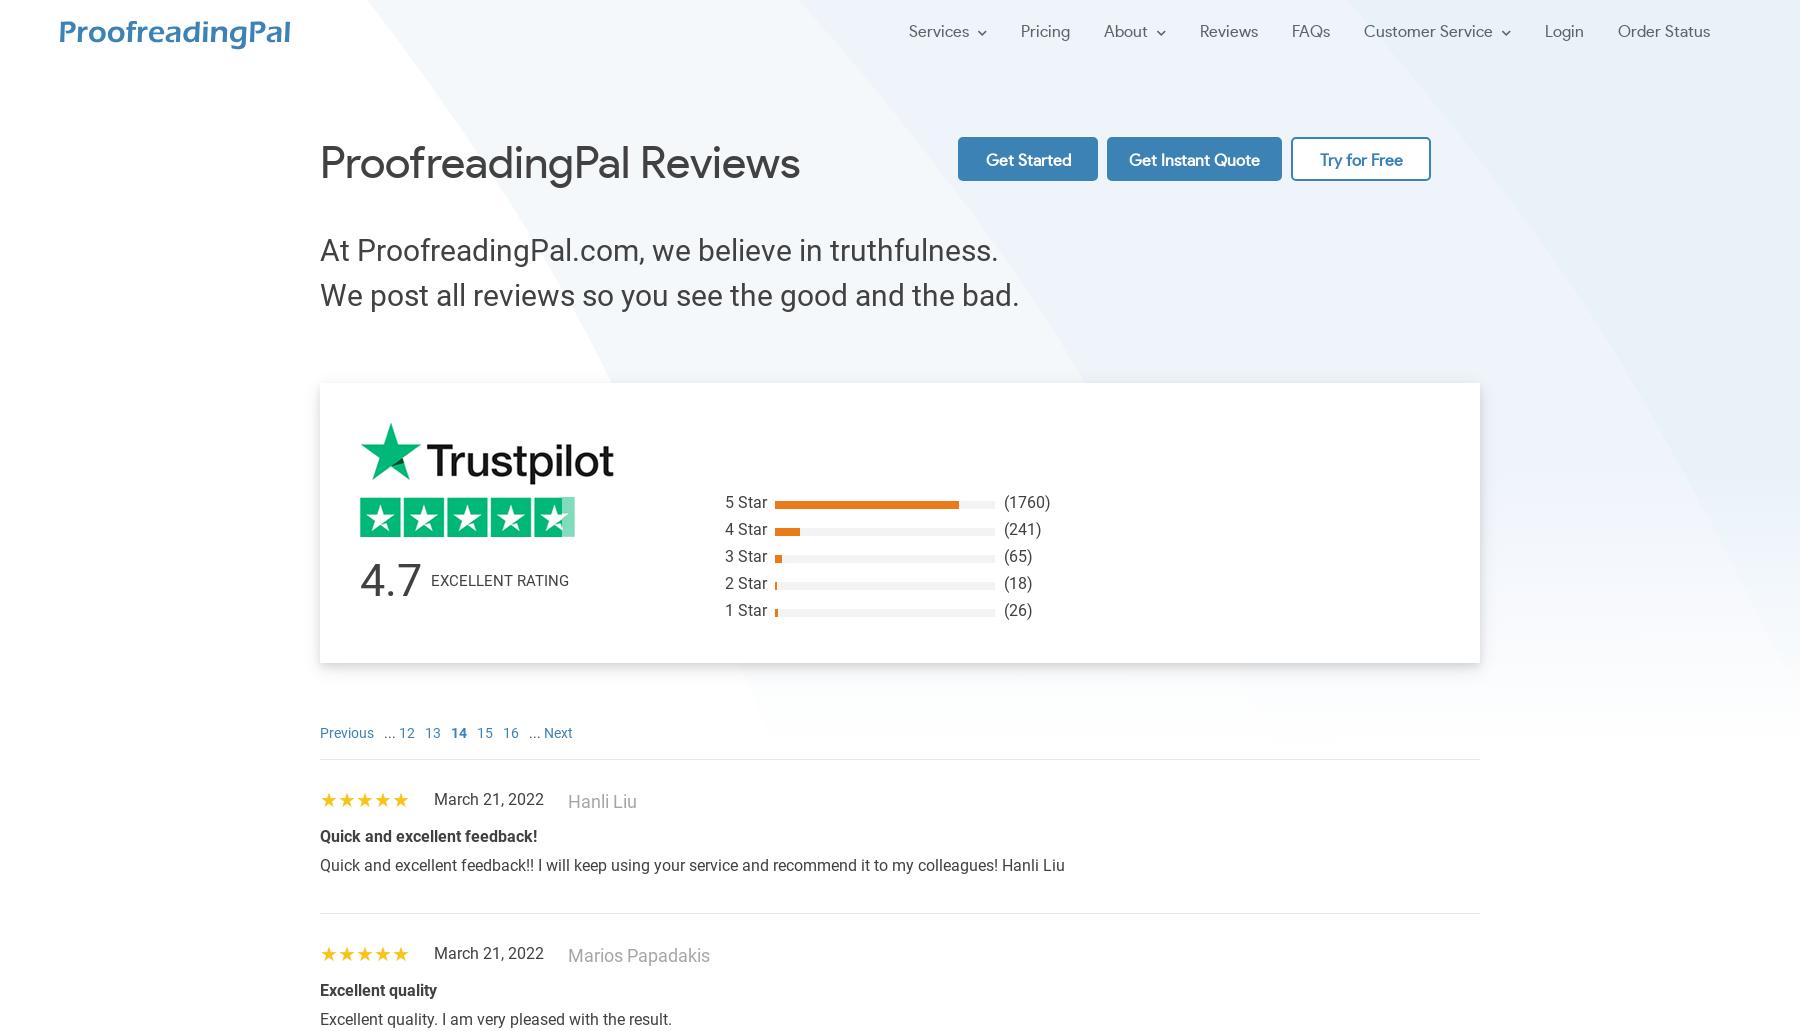 This screenshot has width=1800, height=1031. What do you see at coordinates (1018, 555) in the screenshot?
I see `'(65)'` at bounding box center [1018, 555].